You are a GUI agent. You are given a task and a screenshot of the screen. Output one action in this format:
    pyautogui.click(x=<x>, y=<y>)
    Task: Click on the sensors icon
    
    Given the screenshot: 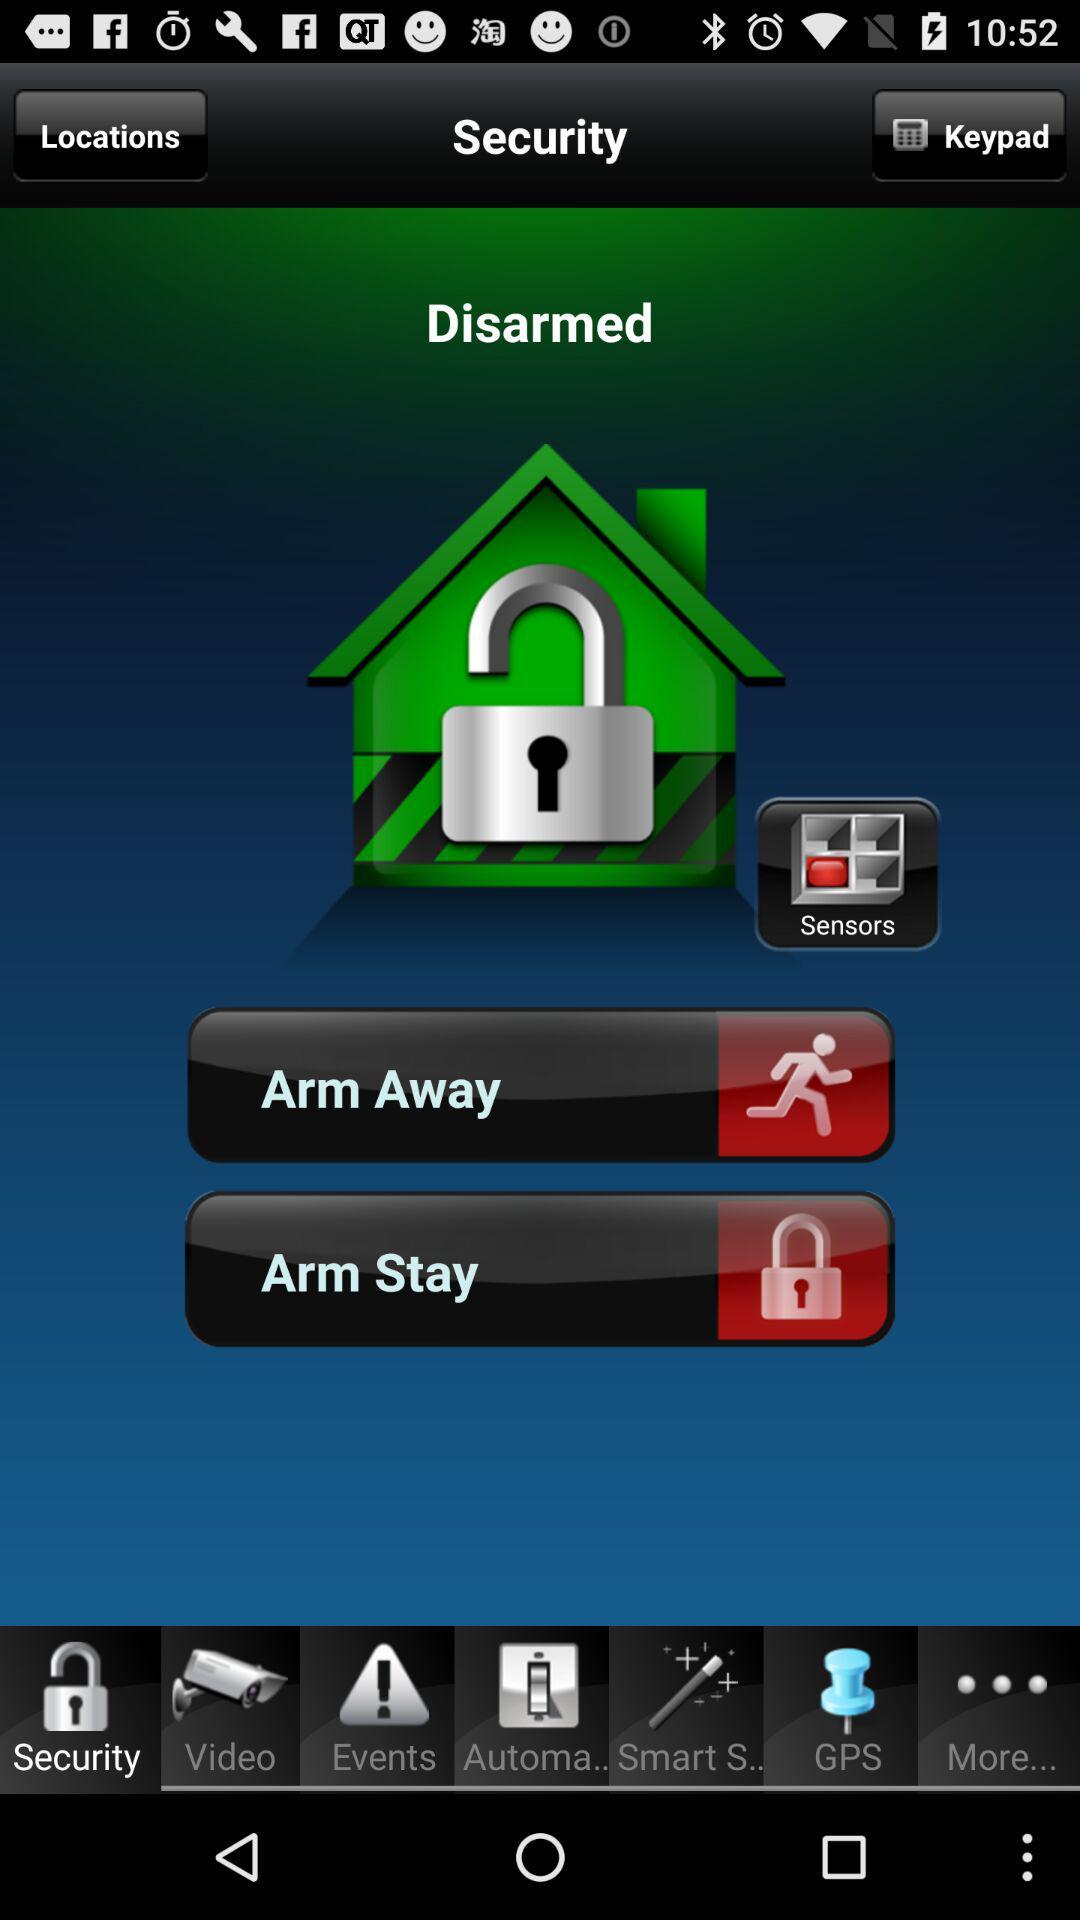 What is the action you would take?
    pyautogui.click(x=847, y=874)
    